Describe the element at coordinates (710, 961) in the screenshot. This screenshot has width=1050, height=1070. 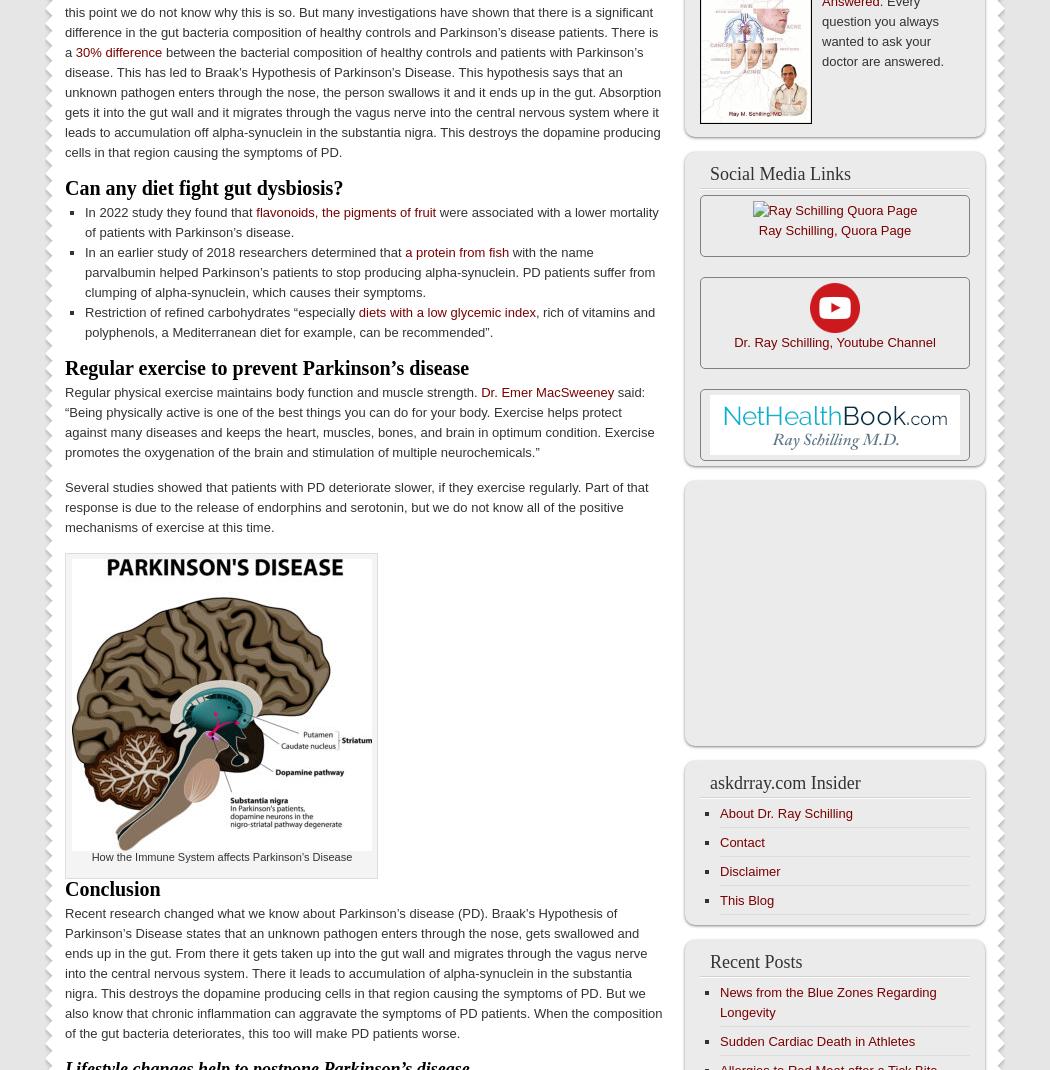
I see `'Recent Posts'` at that location.